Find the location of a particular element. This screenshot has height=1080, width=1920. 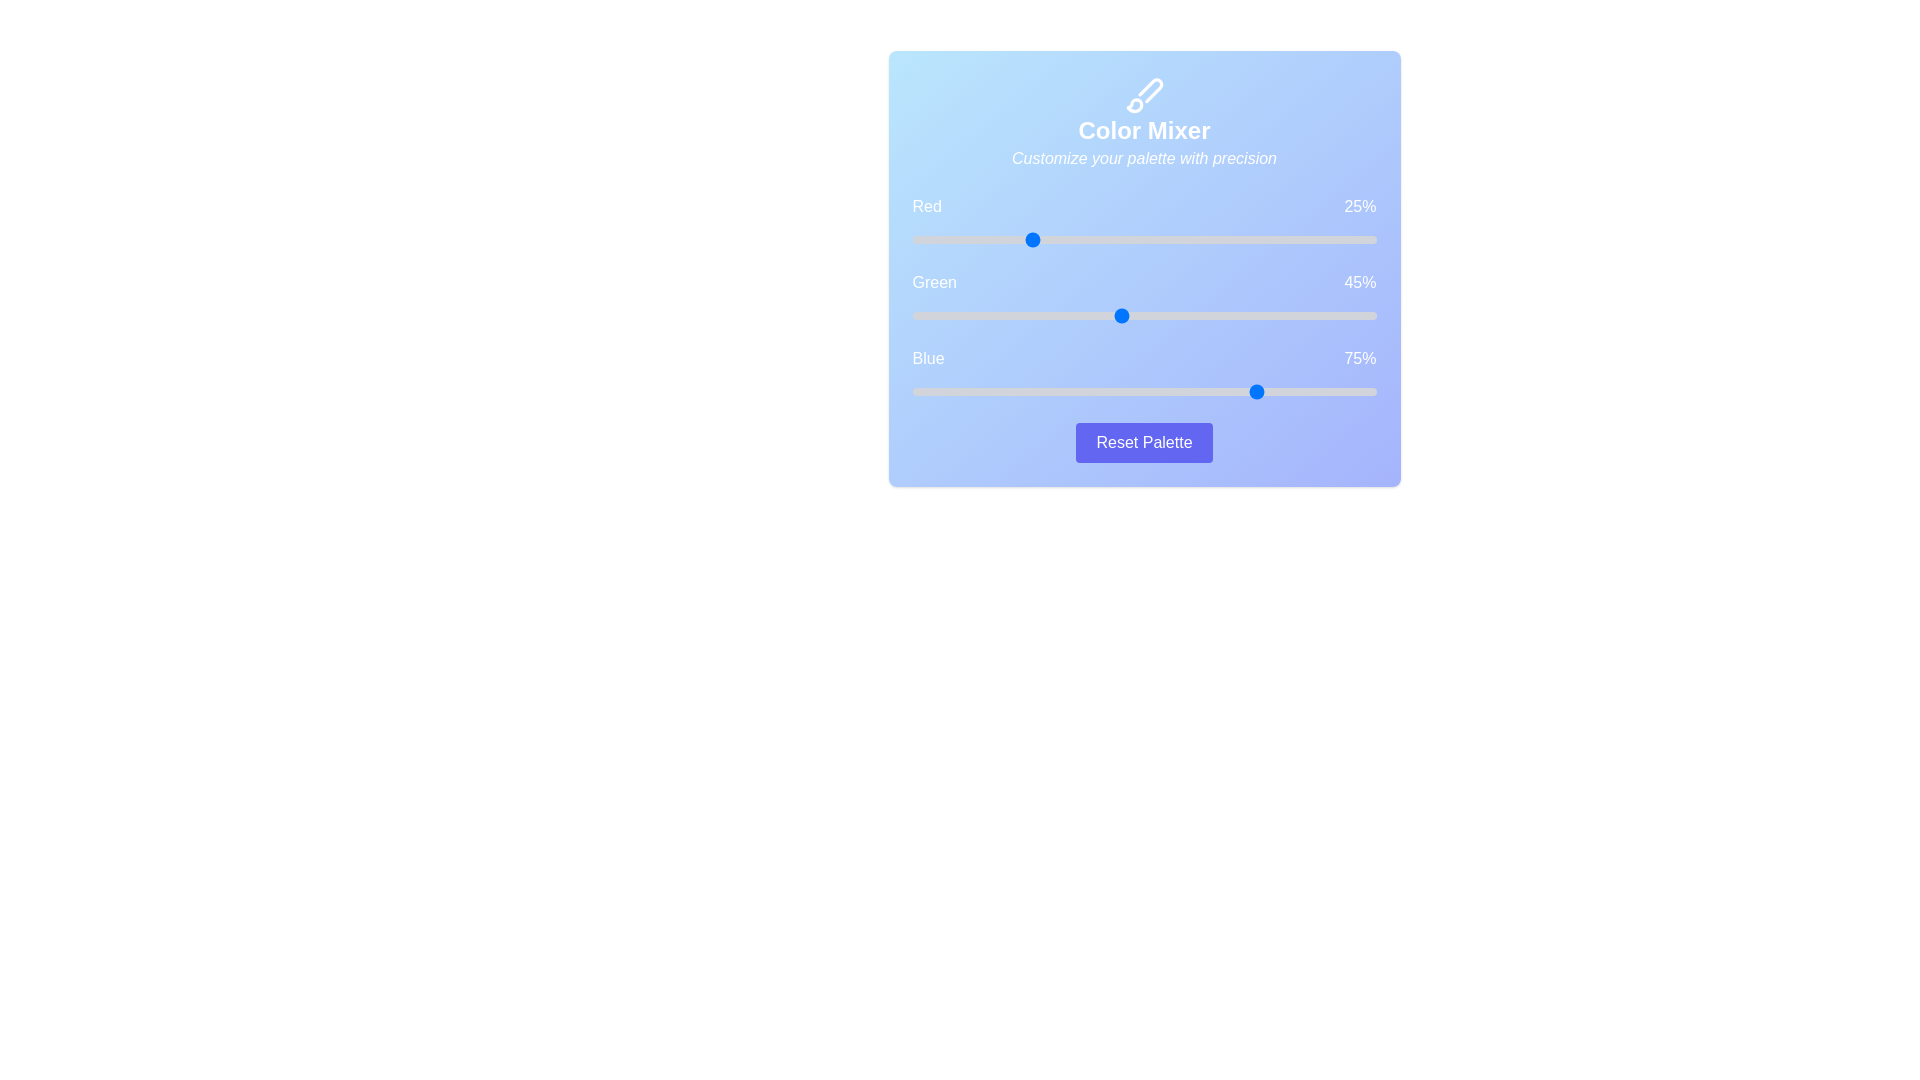

the 'Reset Palette' button to reset the colors to their default values is located at coordinates (1144, 442).